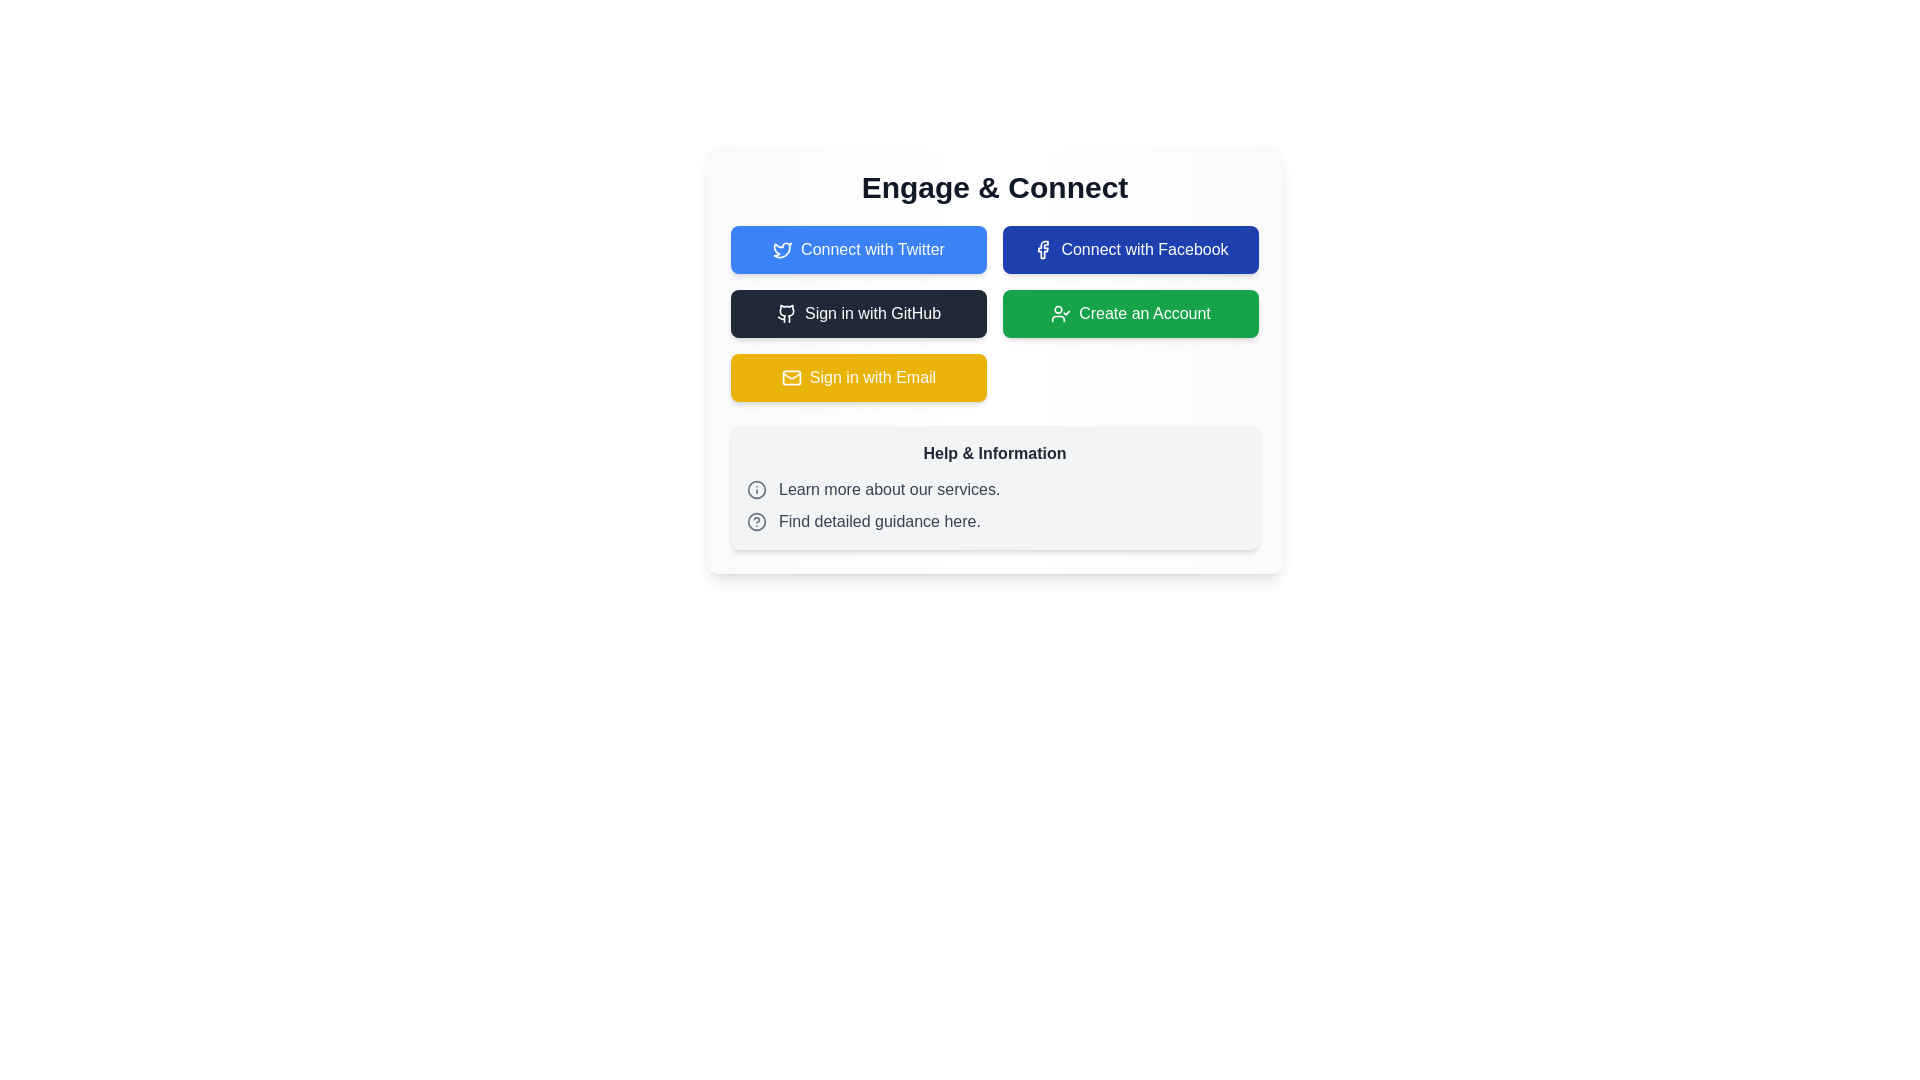 The image size is (1920, 1080). What do you see at coordinates (859, 378) in the screenshot?
I see `the yellow rectangular button labeled 'Sign in with Email', which is located in the 'Engage & Connect' section, to proceed with sign-in using email` at bounding box center [859, 378].